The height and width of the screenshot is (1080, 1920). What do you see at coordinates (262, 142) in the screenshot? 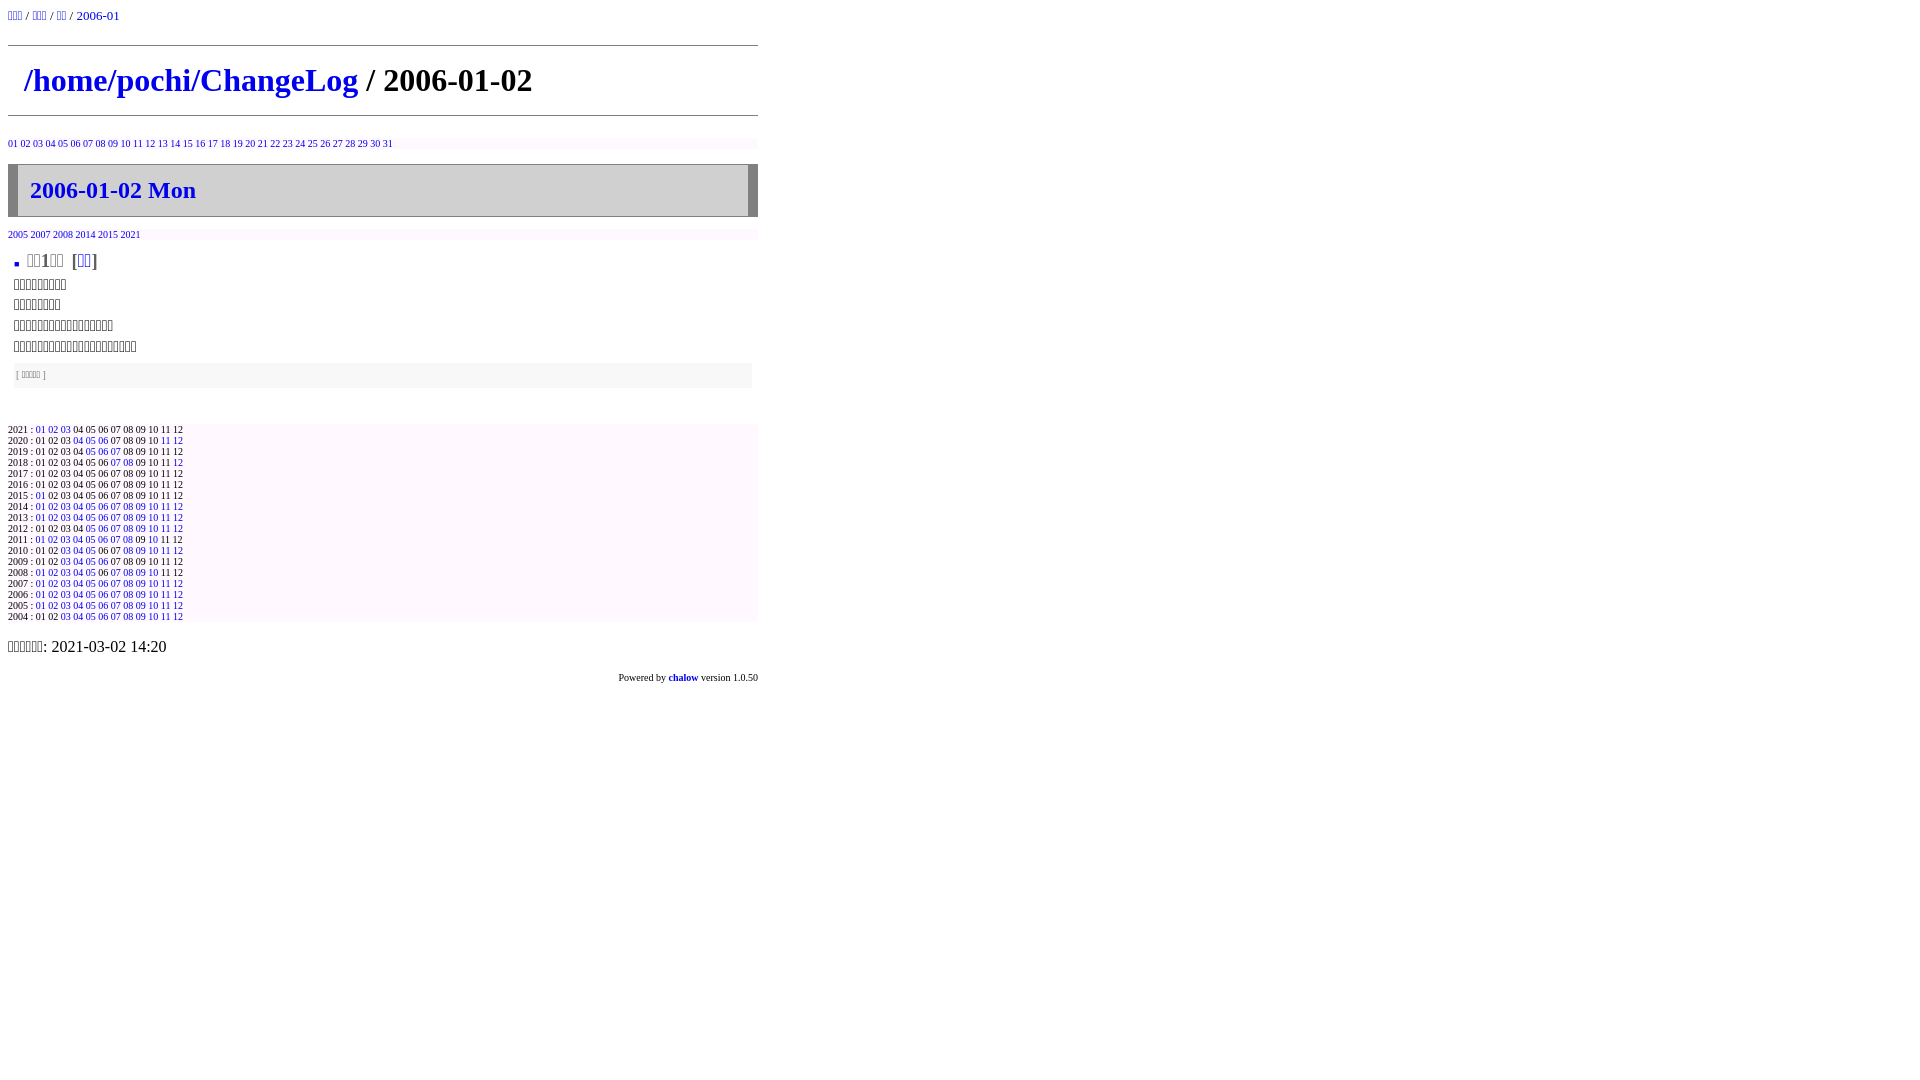
I see `'21'` at bounding box center [262, 142].